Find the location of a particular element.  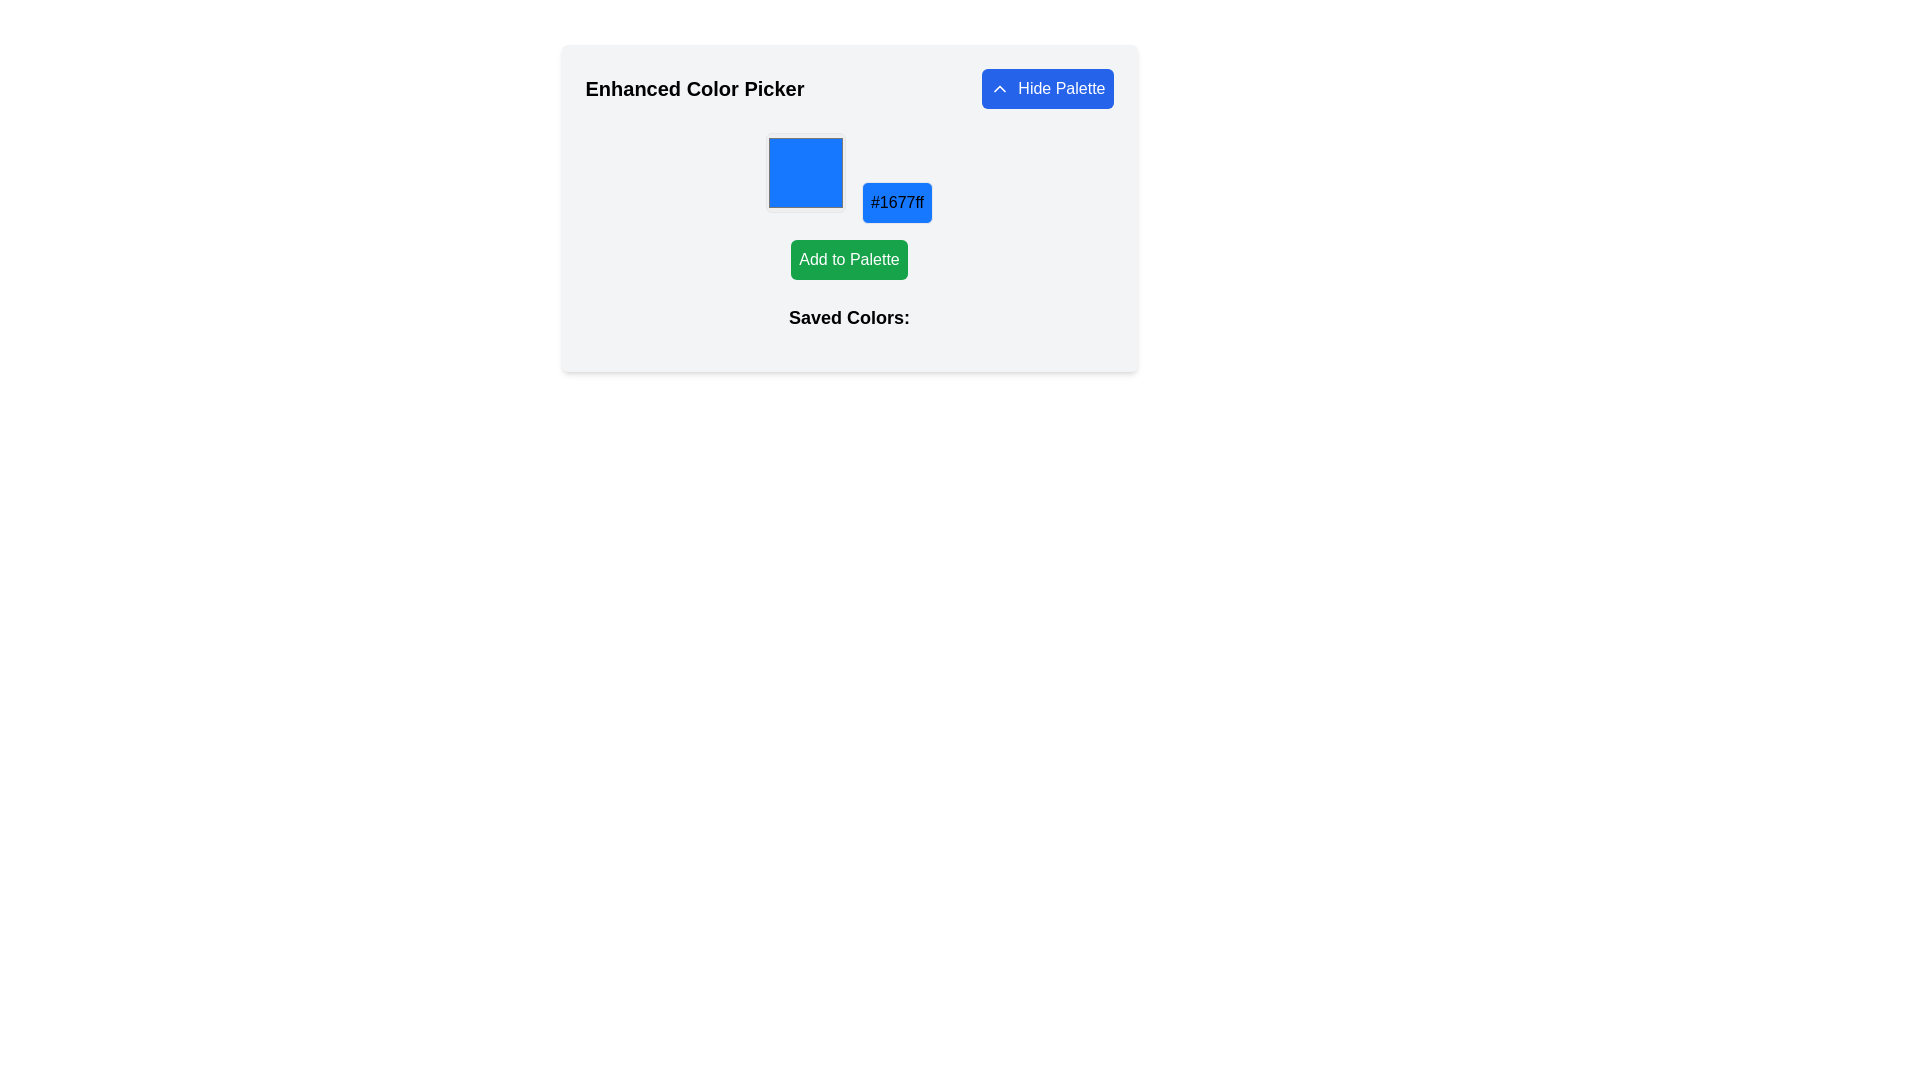

the text label indicating the function is located at coordinates (1060, 87).